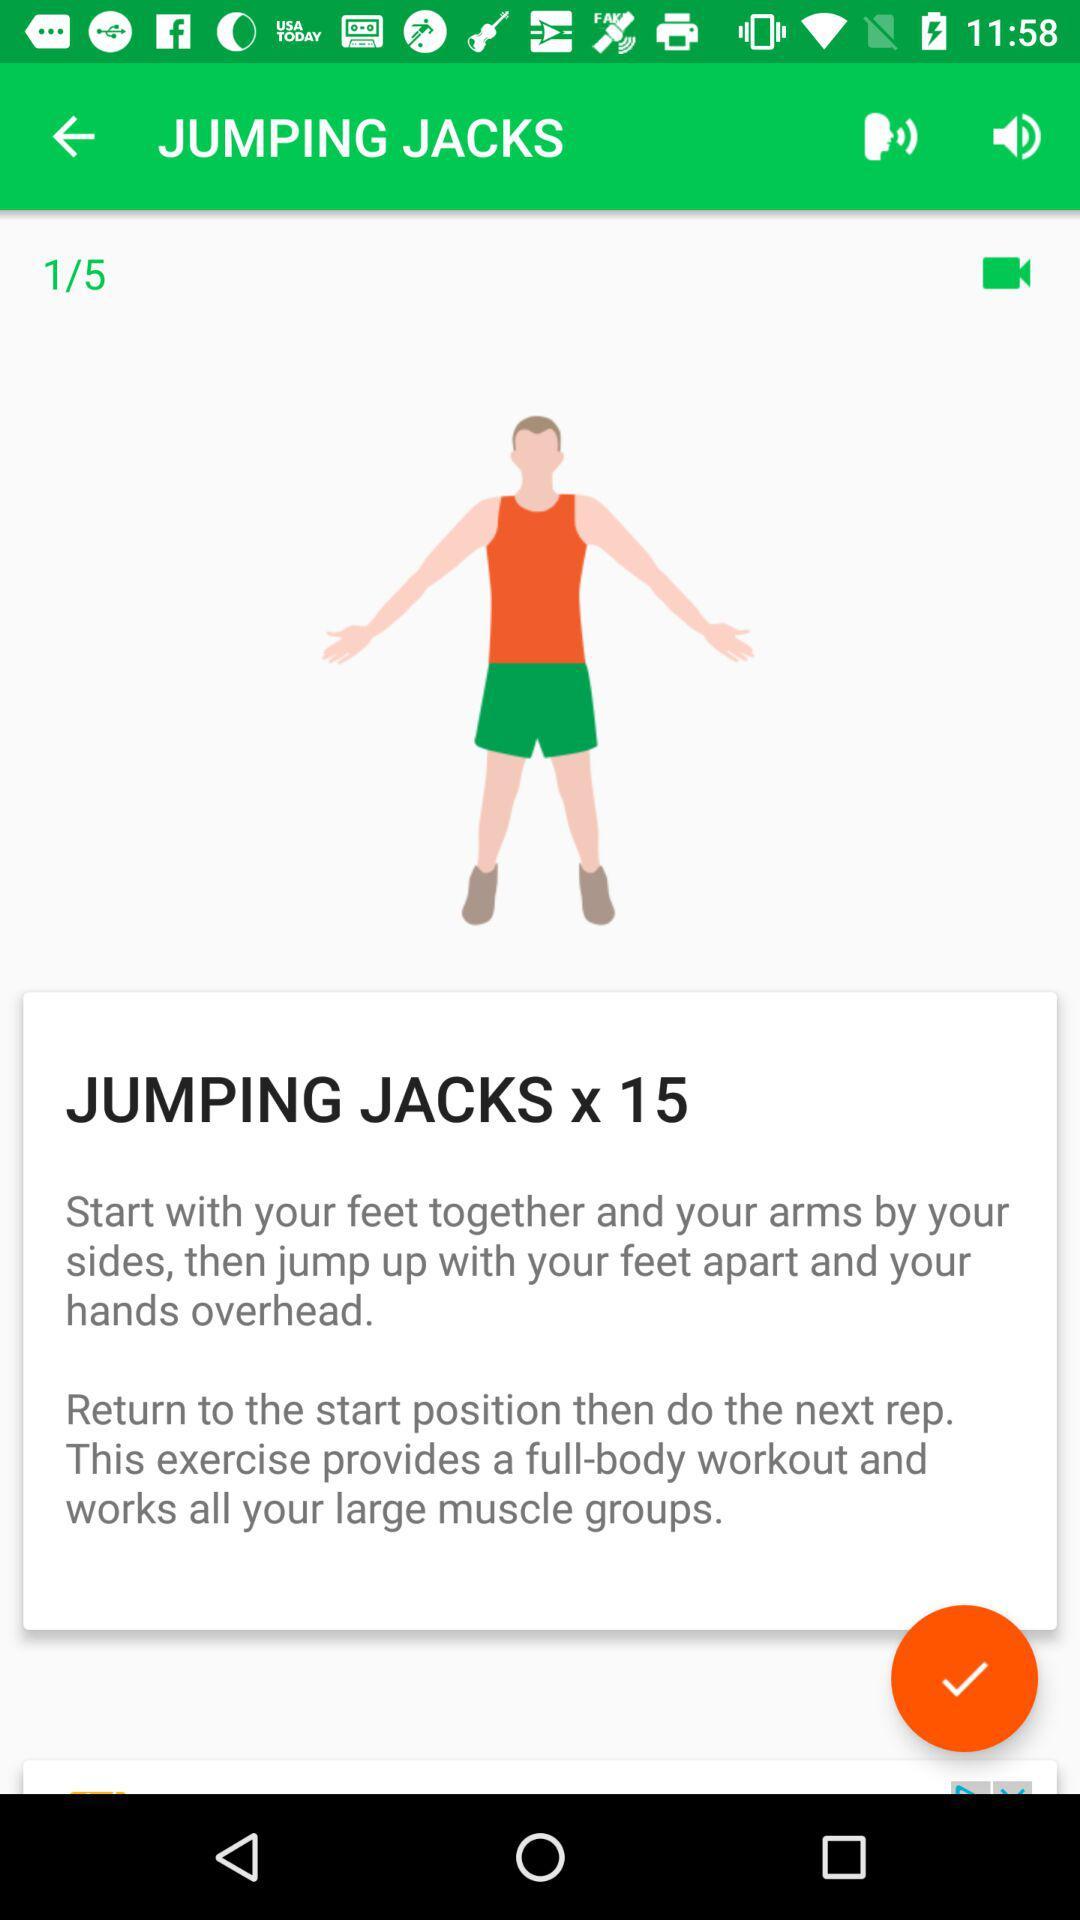 This screenshot has width=1080, height=1920. I want to click on the icon at the top left corner, so click(72, 135).